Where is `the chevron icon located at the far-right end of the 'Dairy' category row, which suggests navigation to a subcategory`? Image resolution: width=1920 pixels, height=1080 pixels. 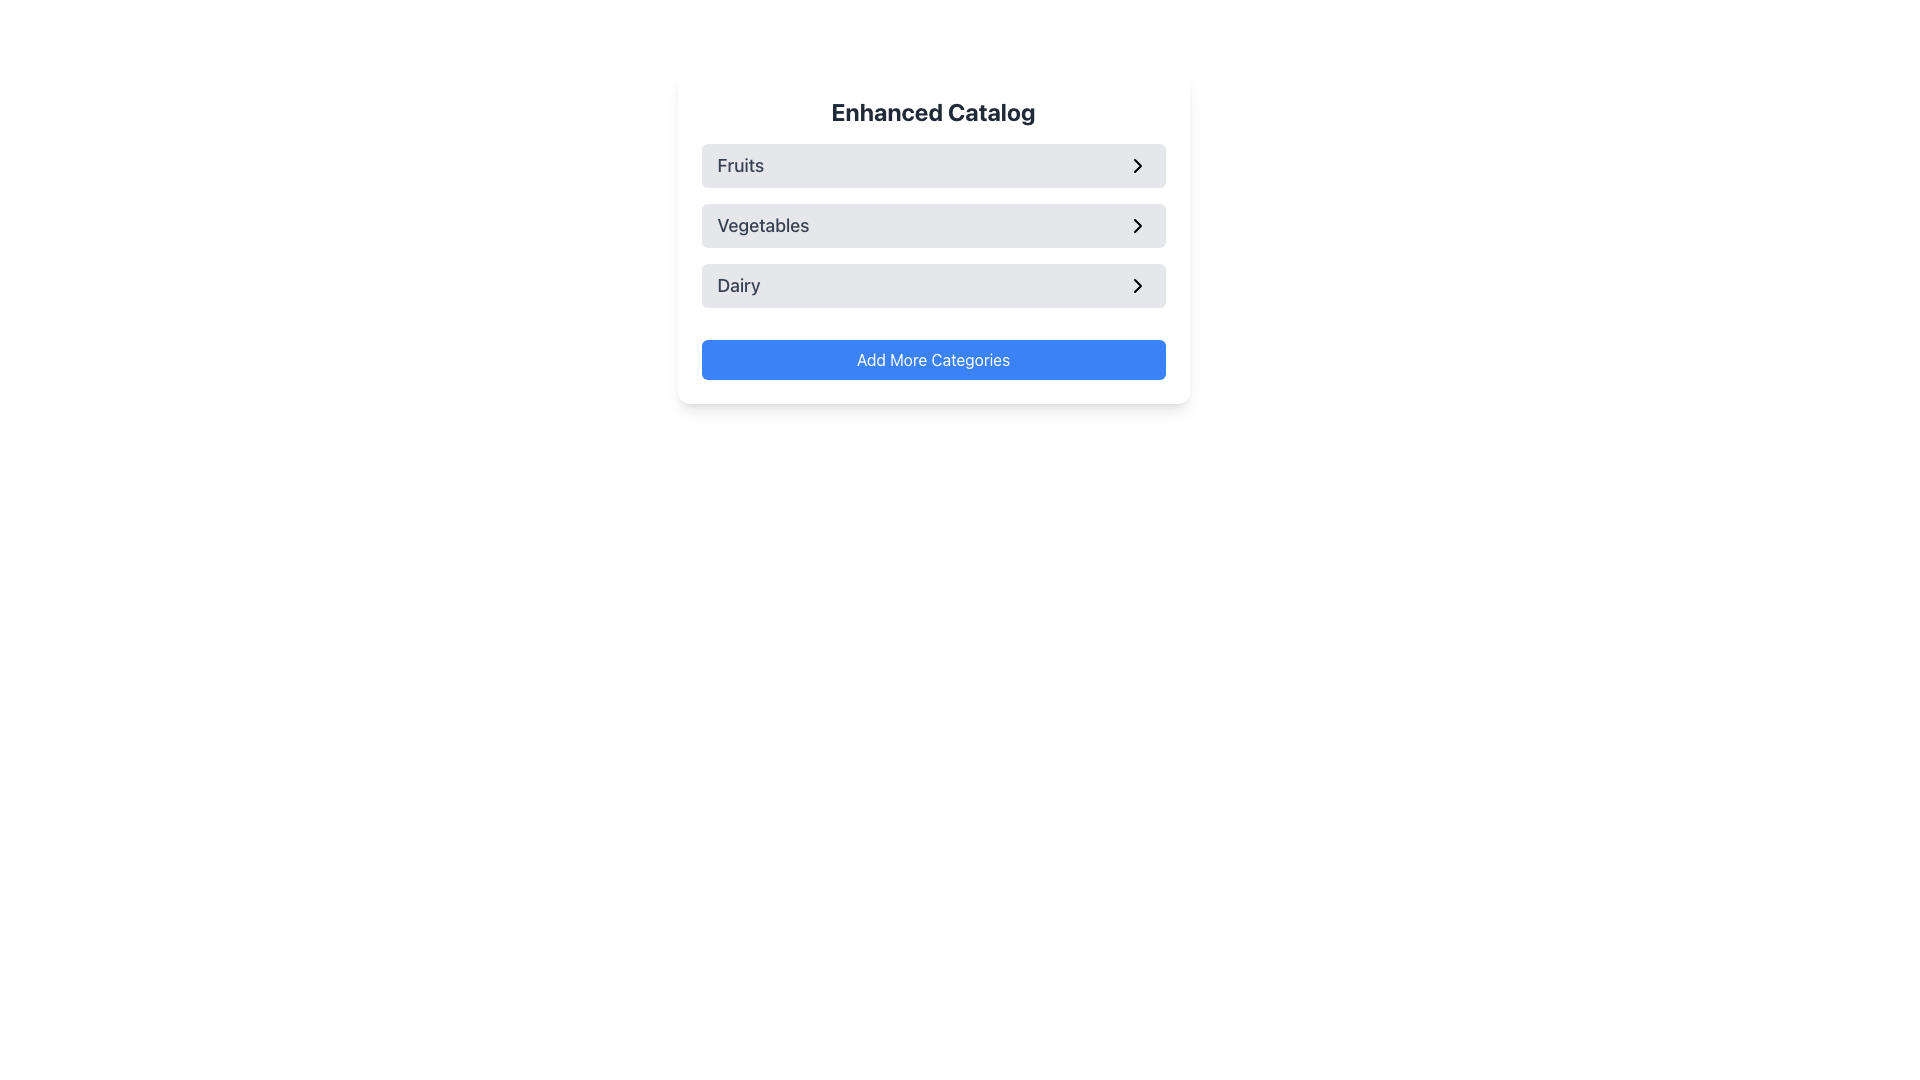 the chevron icon located at the far-right end of the 'Dairy' category row, which suggests navigation to a subcategory is located at coordinates (1137, 285).